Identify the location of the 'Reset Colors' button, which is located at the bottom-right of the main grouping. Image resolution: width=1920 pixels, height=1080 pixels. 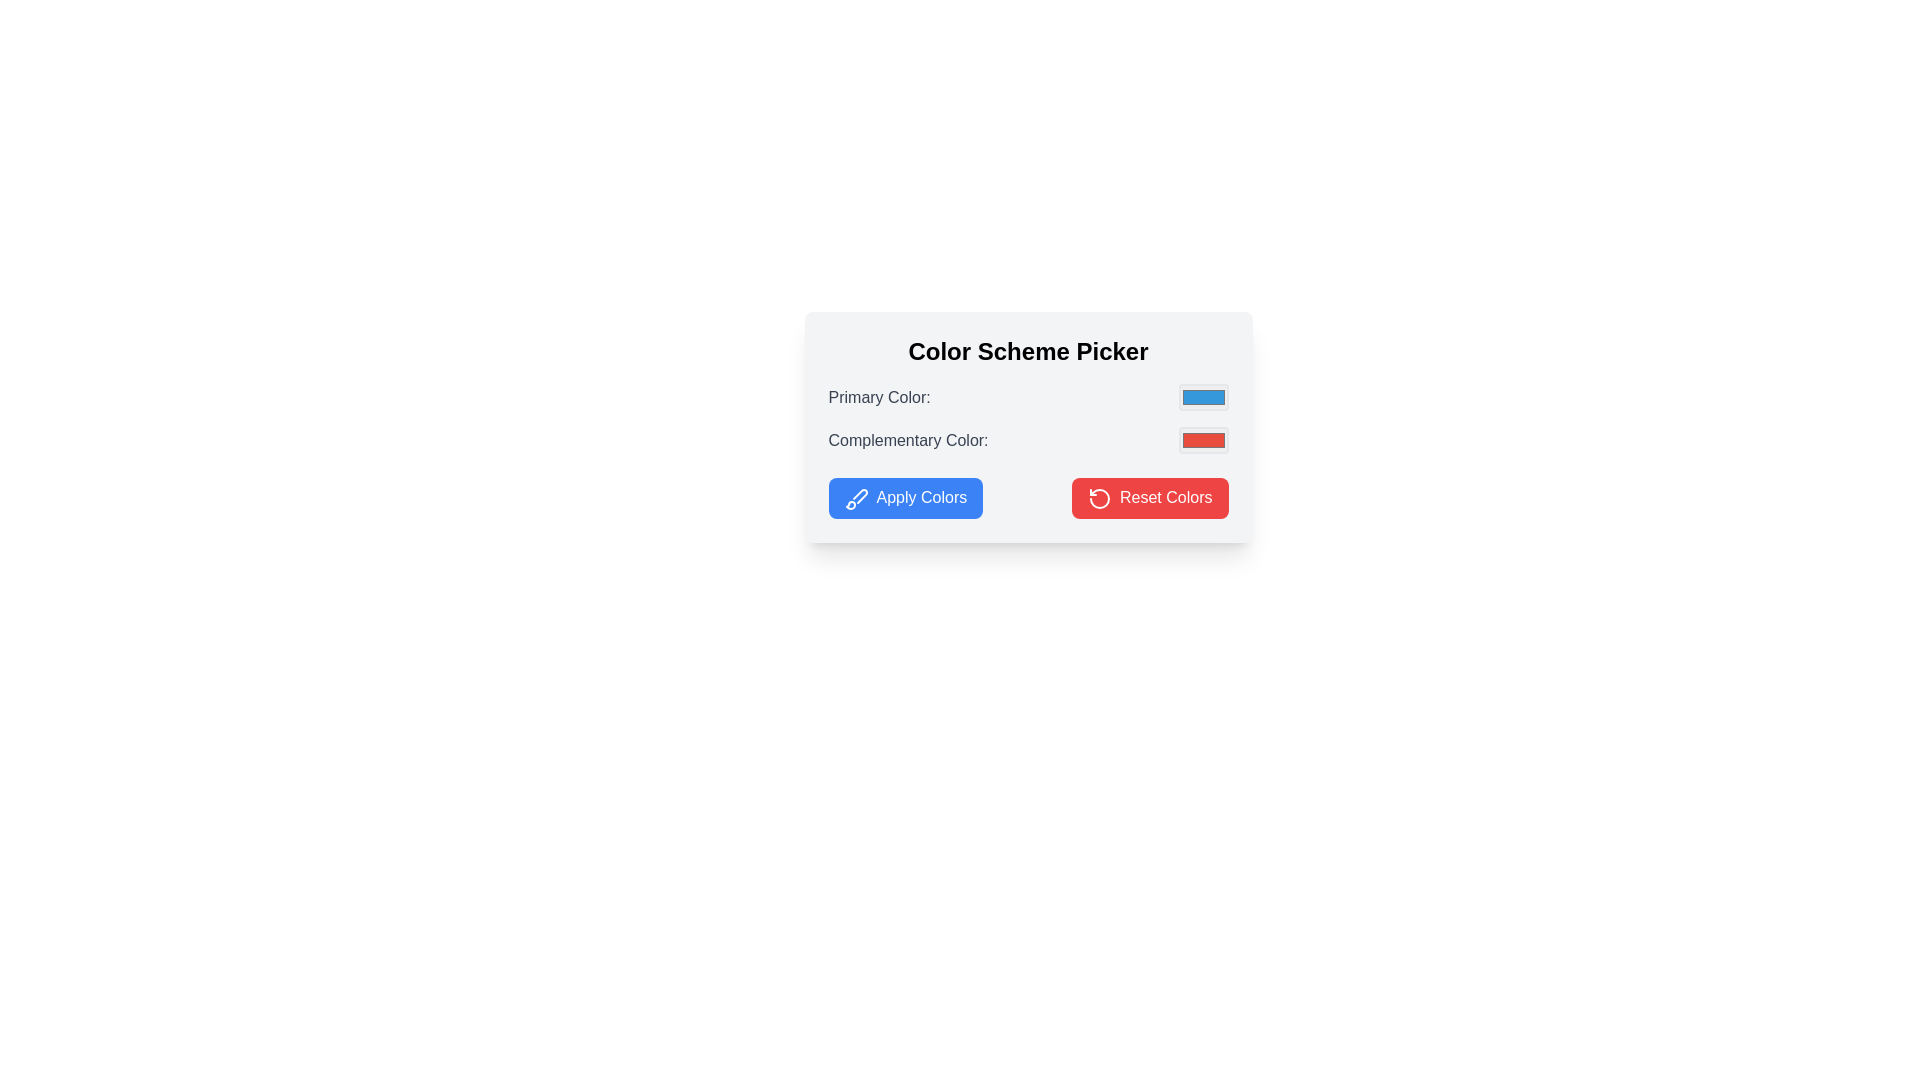
(1098, 497).